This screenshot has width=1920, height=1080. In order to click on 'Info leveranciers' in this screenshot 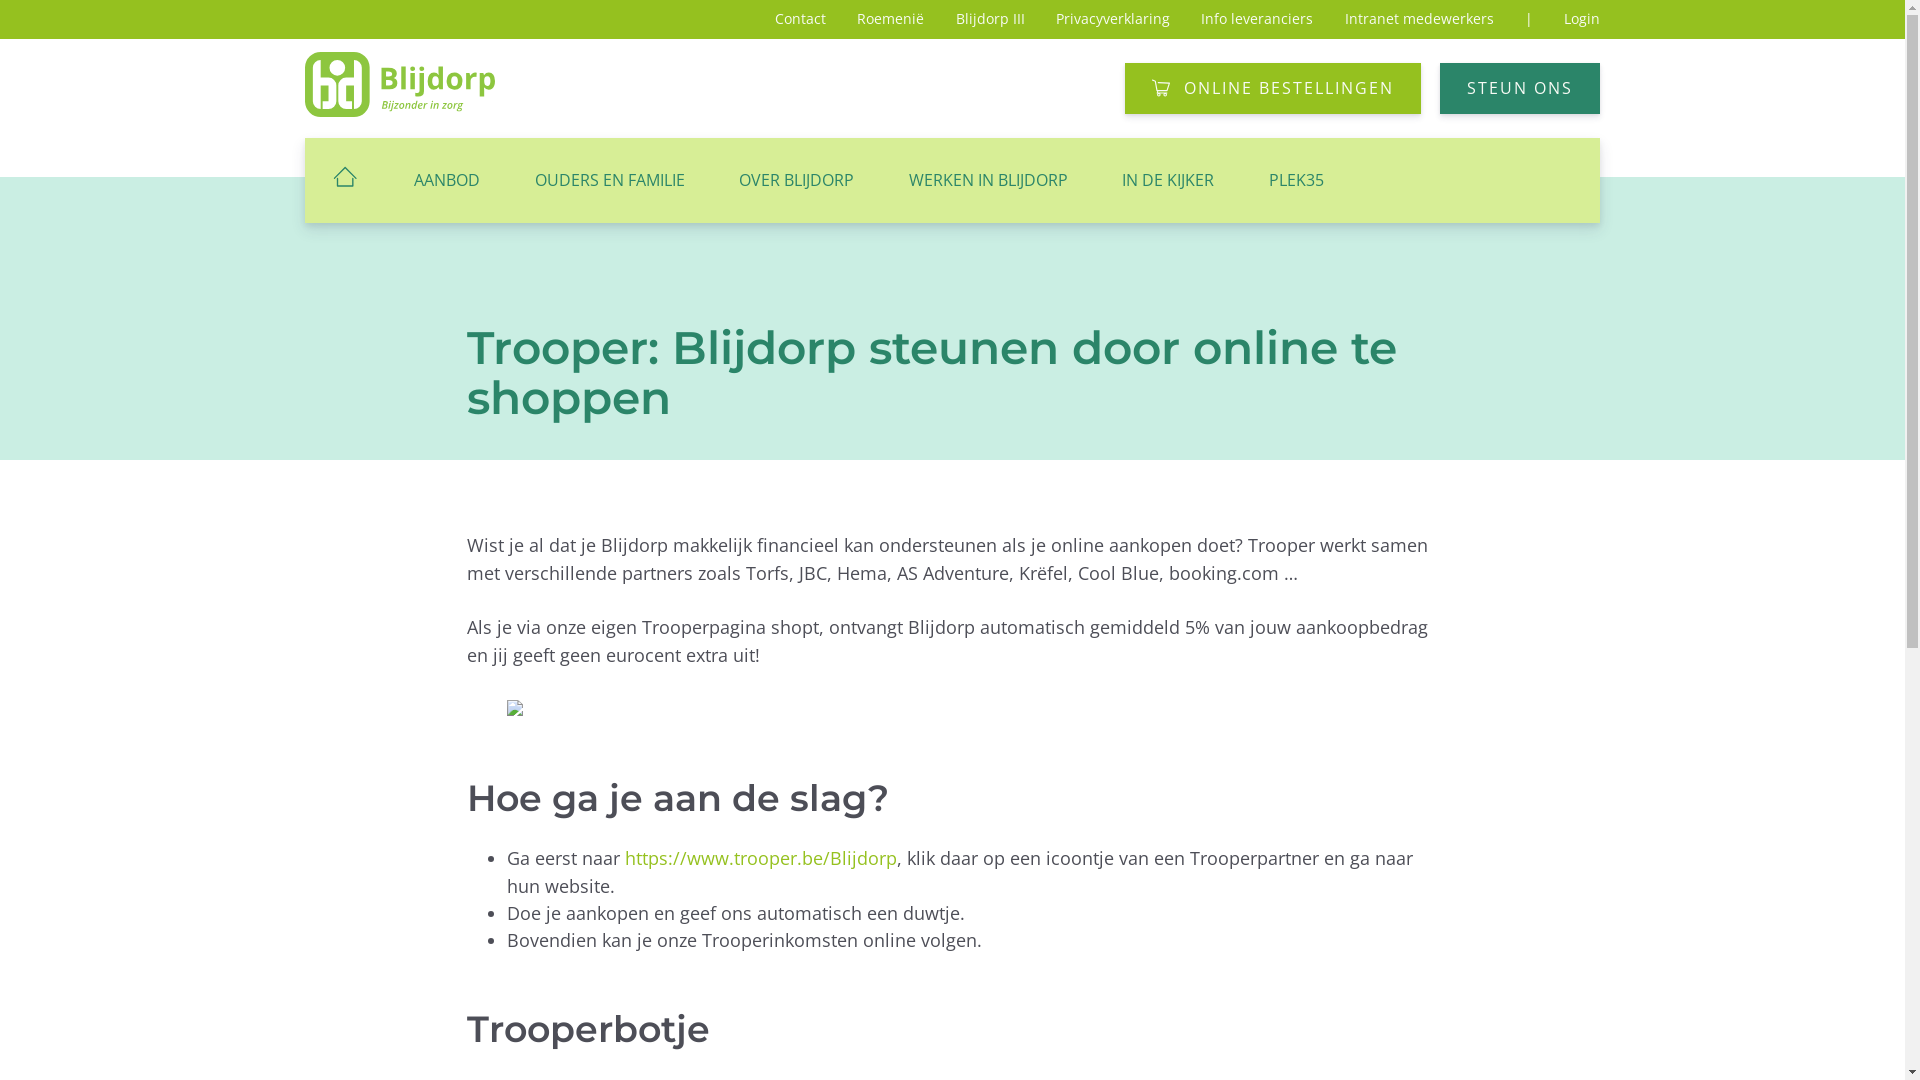, I will do `click(1200, 18)`.